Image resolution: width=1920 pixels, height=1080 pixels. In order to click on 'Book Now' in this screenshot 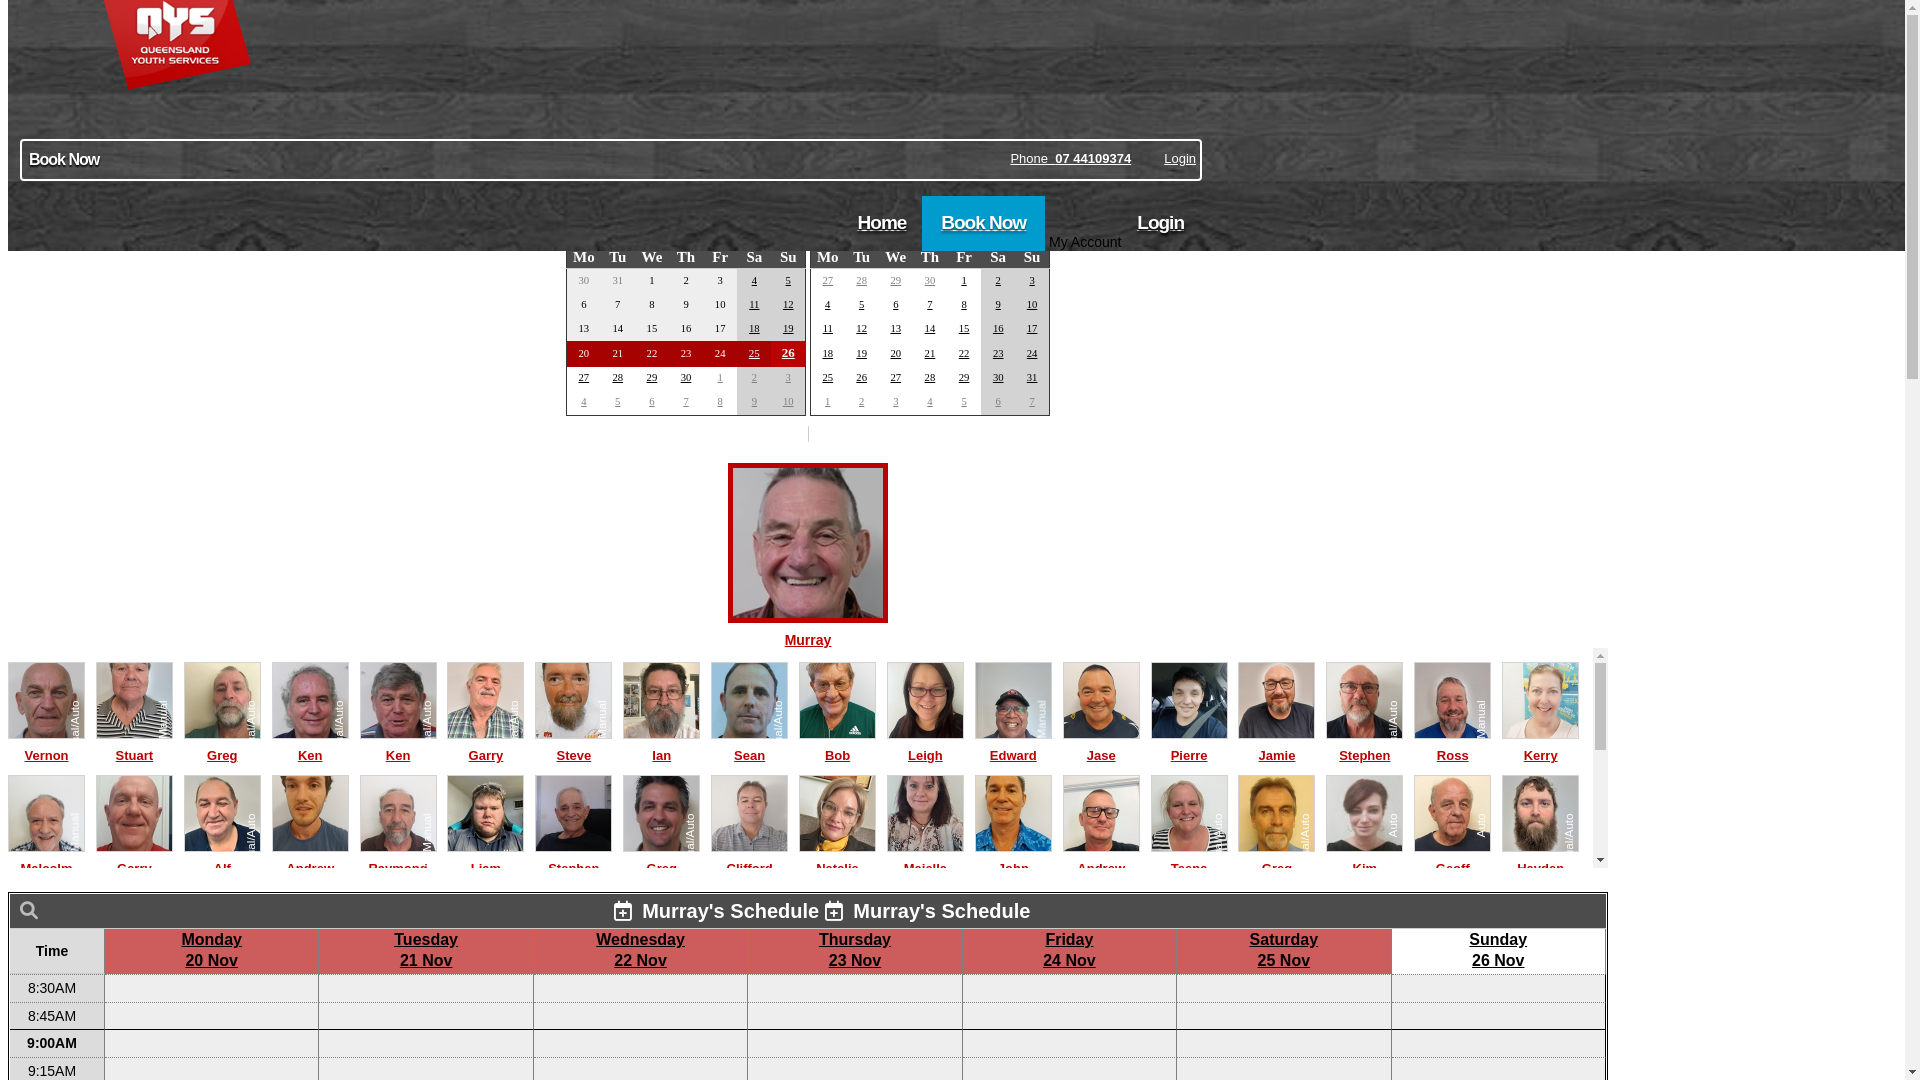, I will do `click(609, 158)`.